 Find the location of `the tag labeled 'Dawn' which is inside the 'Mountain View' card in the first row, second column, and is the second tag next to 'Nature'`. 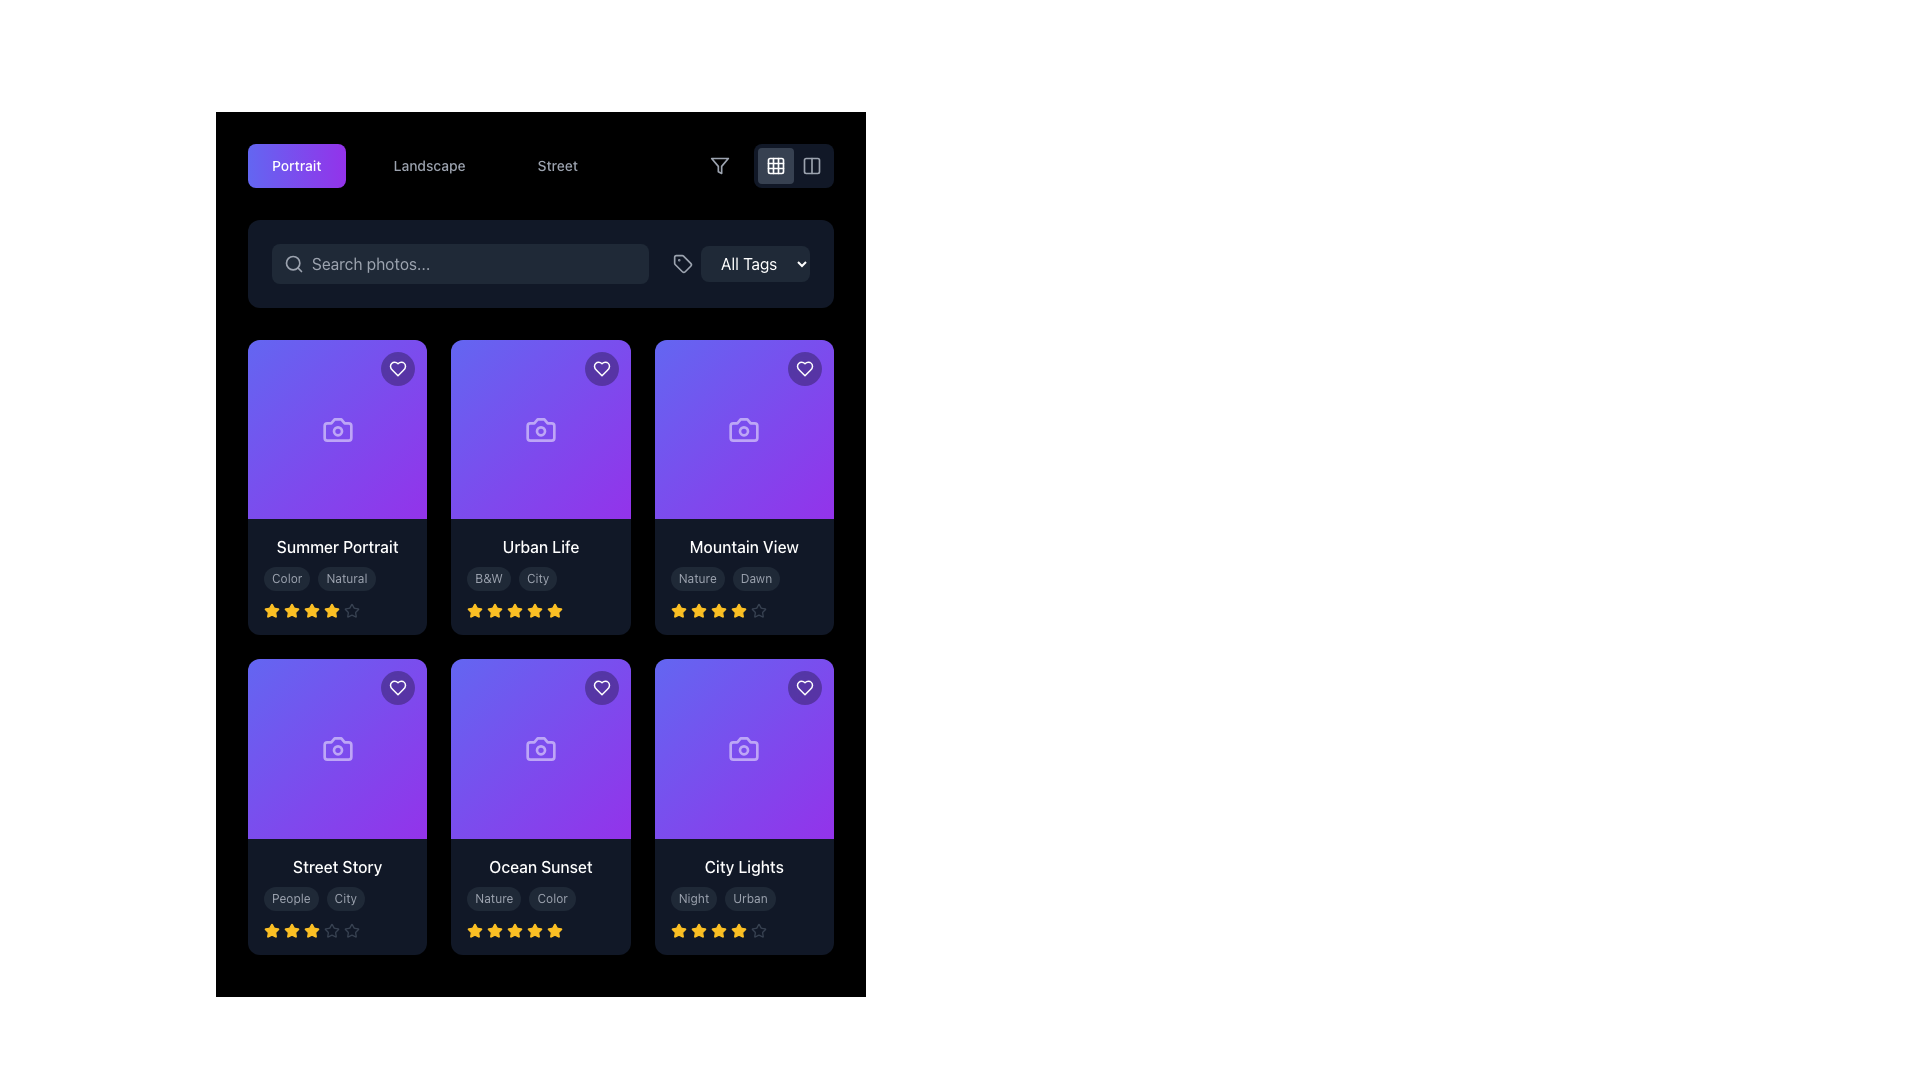

the tag labeled 'Dawn' which is inside the 'Mountain View' card in the first row, second column, and is the second tag next to 'Nature' is located at coordinates (755, 579).